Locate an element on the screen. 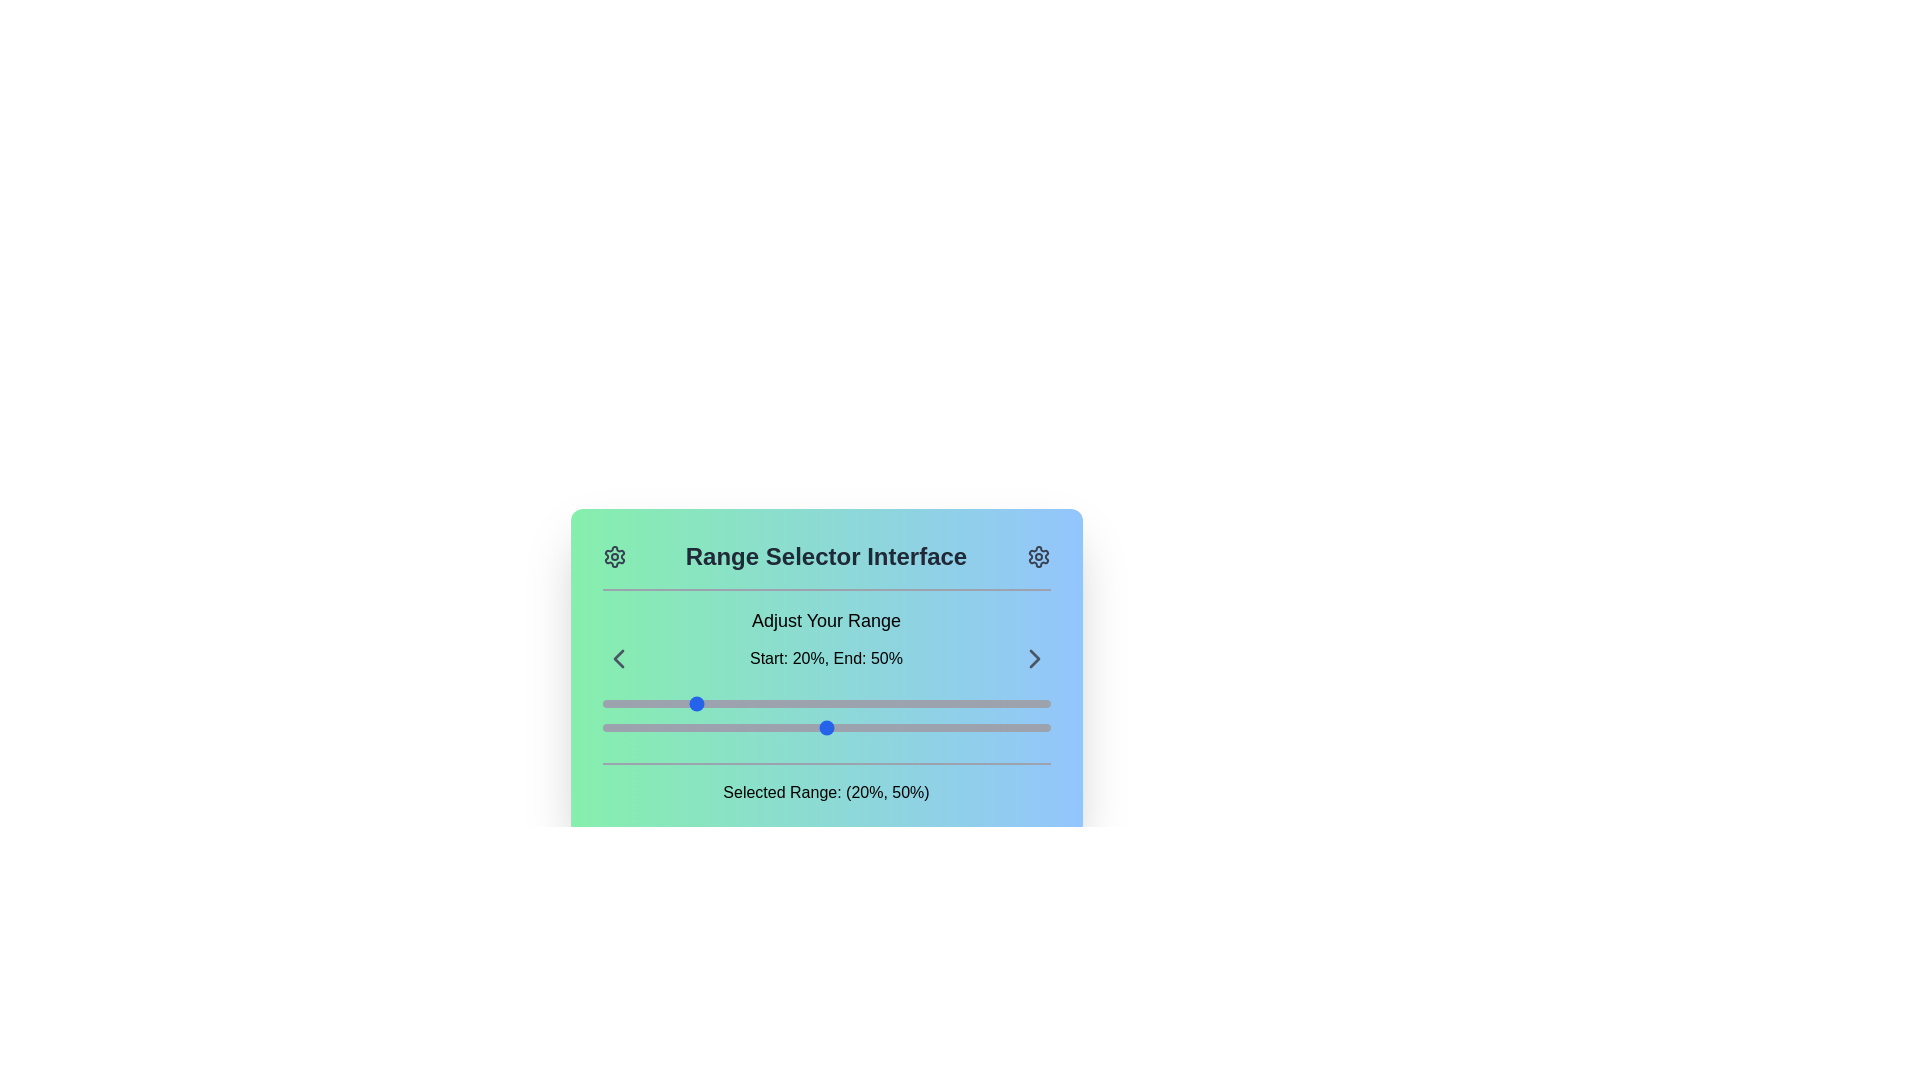  the slider value is located at coordinates (950, 728).